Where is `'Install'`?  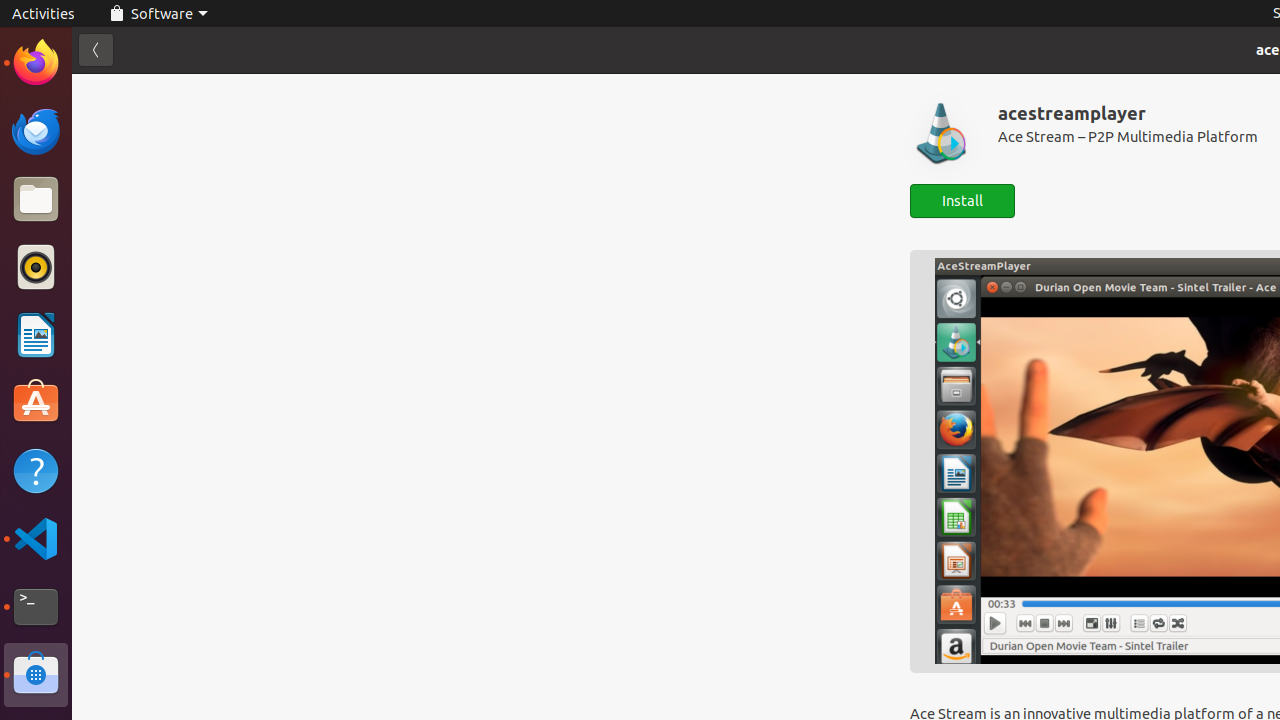 'Install' is located at coordinates (962, 201).